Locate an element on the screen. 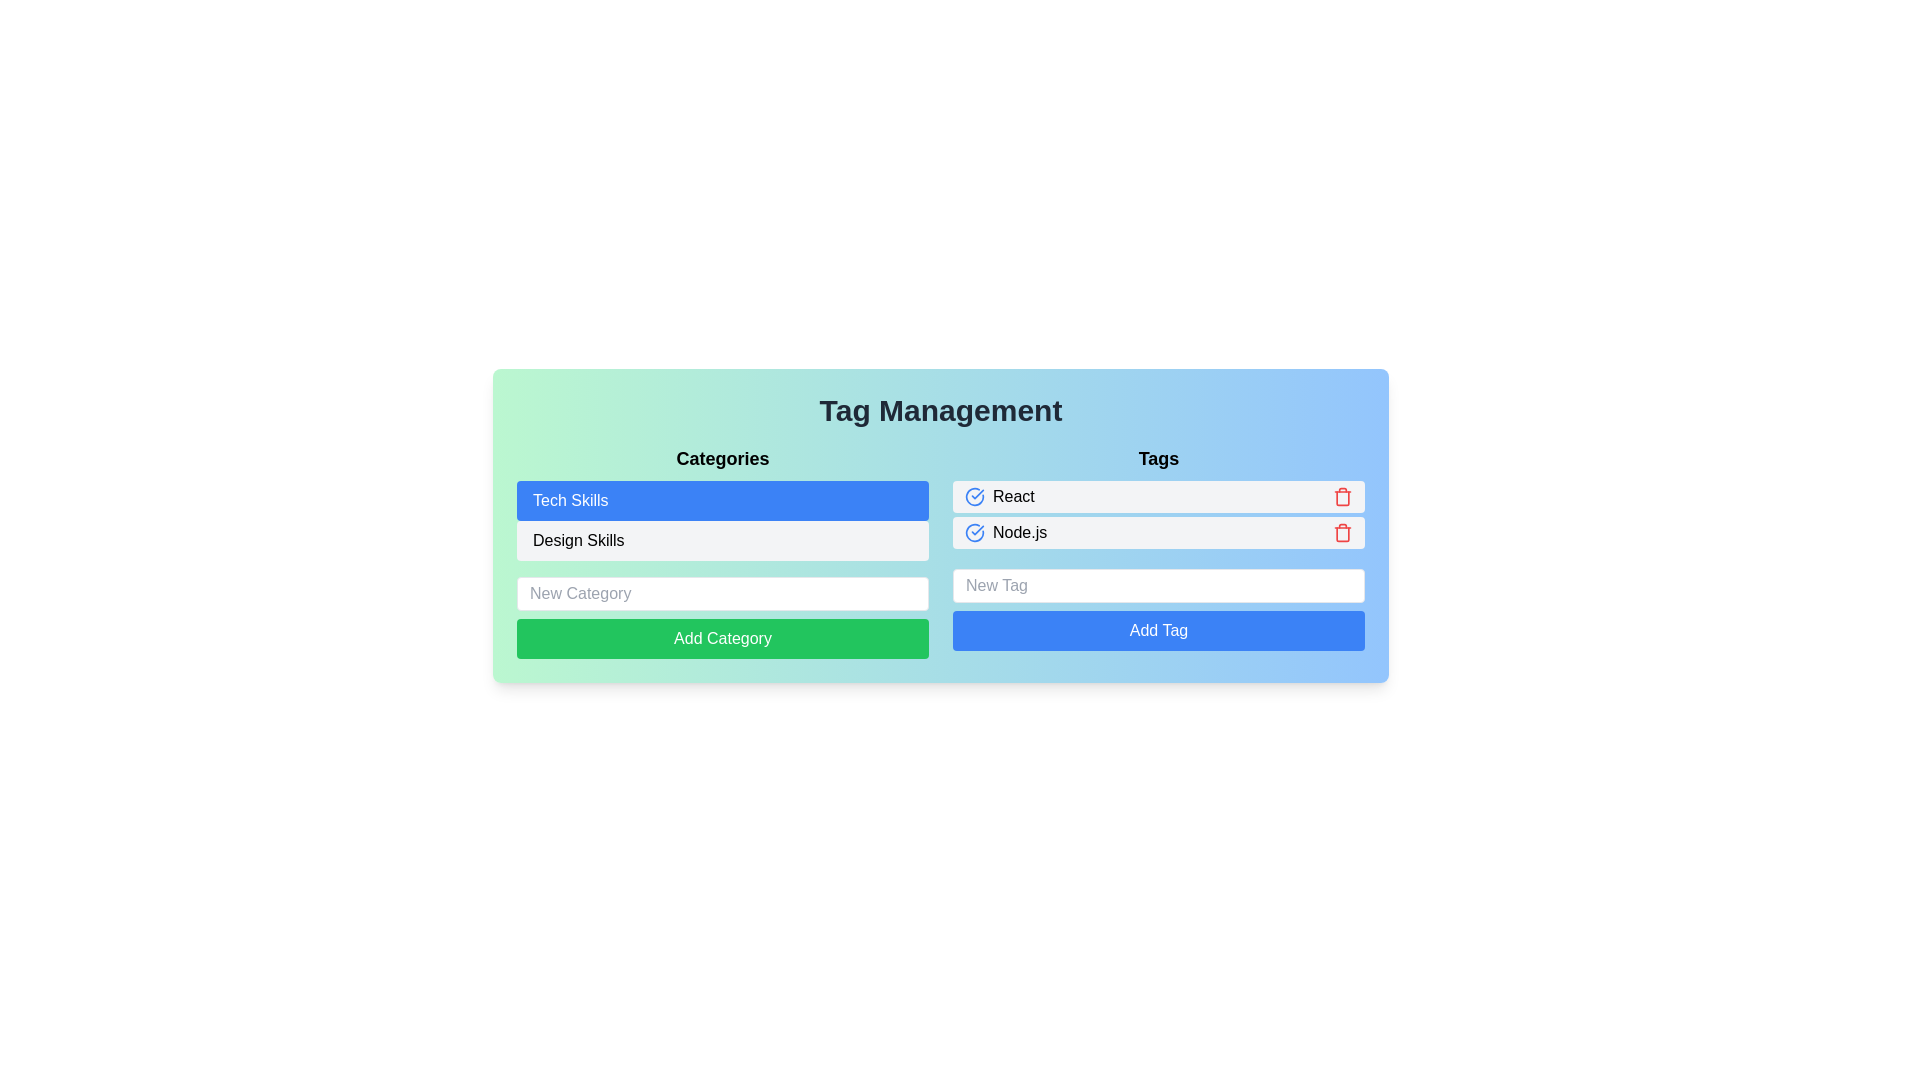 The height and width of the screenshot is (1080, 1920). the 'Add Tag' button with a blue background and white text, located below the 'New Tag' input field in the 'Tags' section is located at coordinates (1158, 631).